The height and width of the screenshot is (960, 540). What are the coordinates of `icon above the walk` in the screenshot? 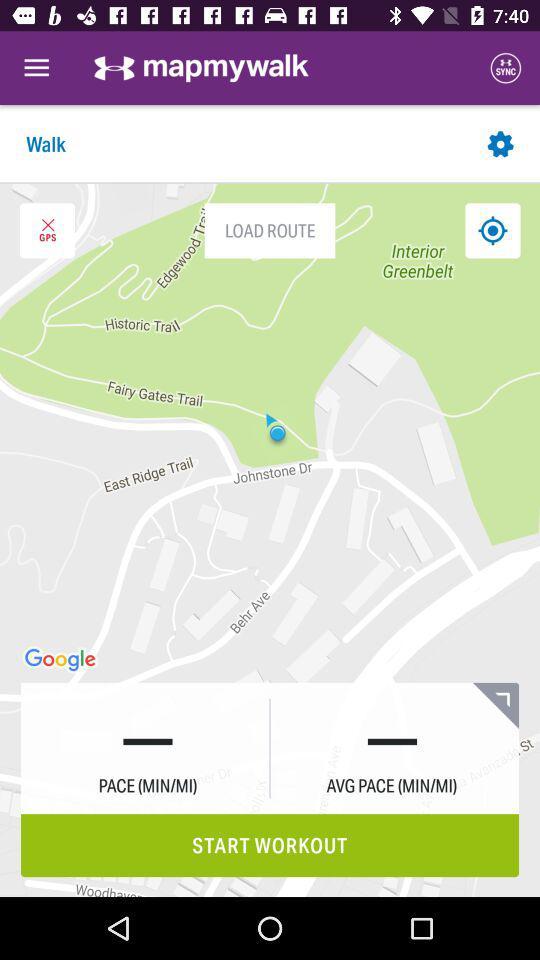 It's located at (36, 68).